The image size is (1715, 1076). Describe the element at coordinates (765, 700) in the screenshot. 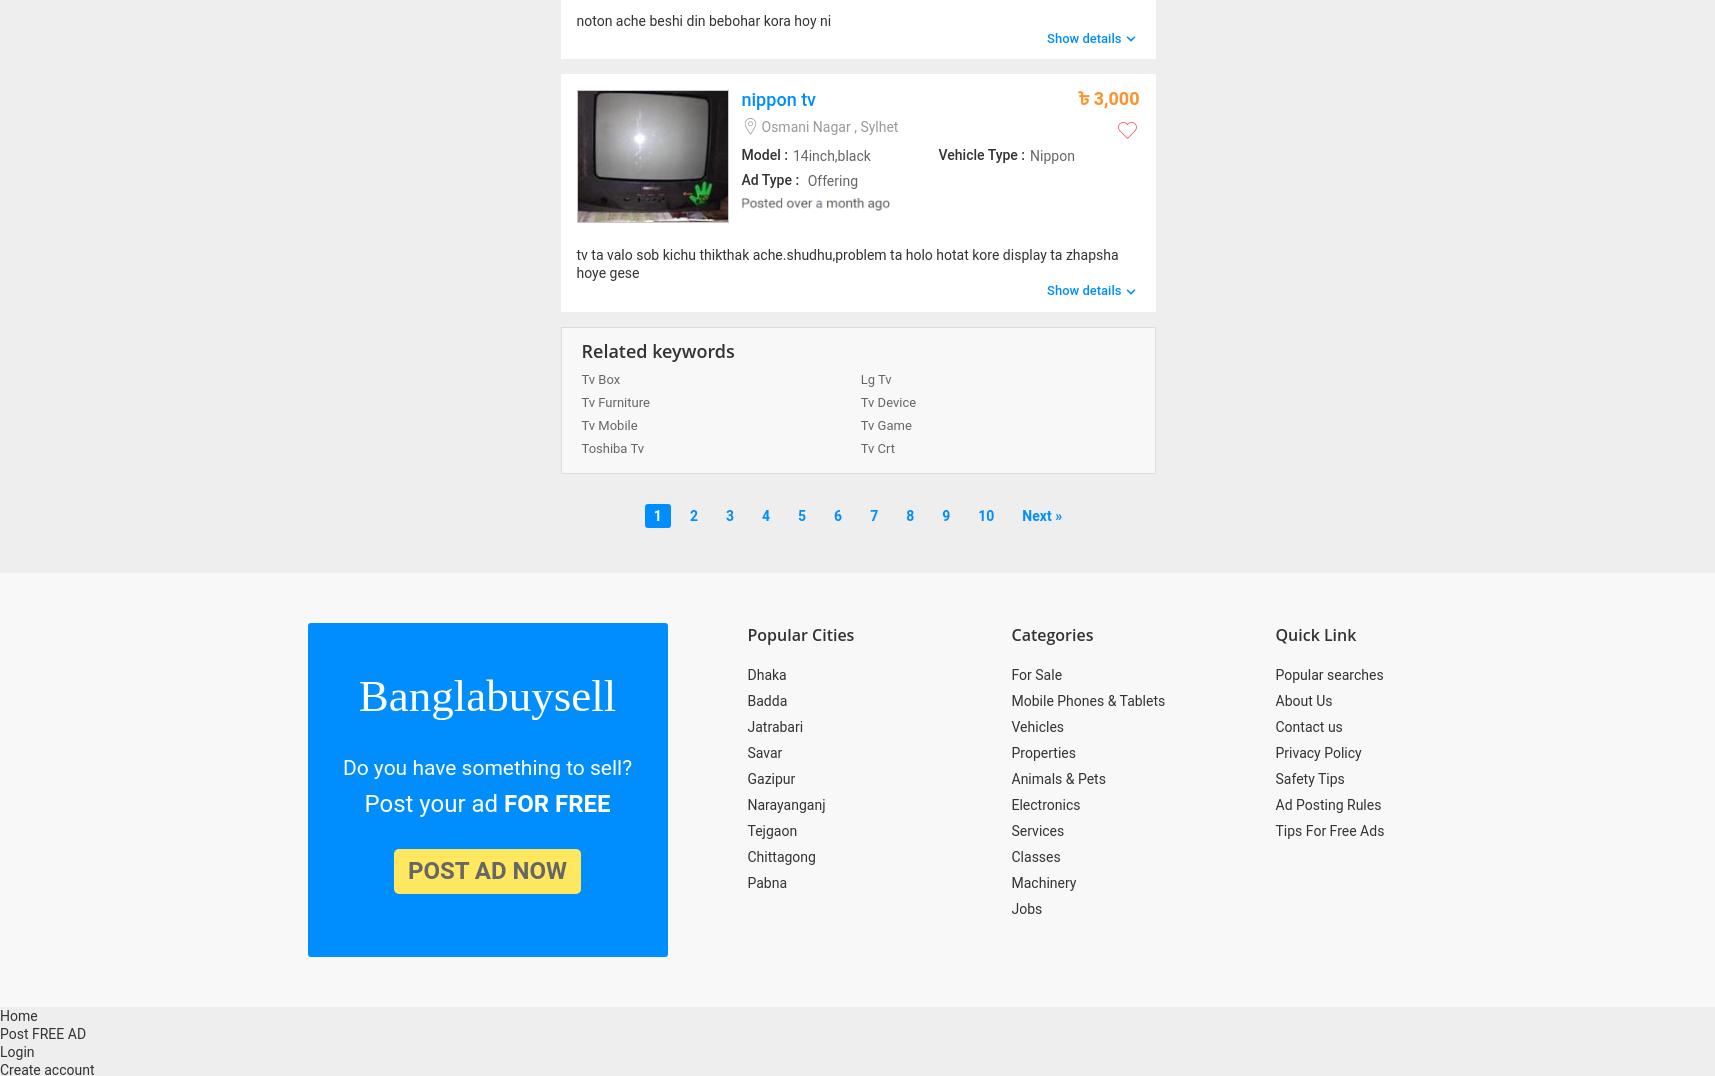

I see `'Badda'` at that location.